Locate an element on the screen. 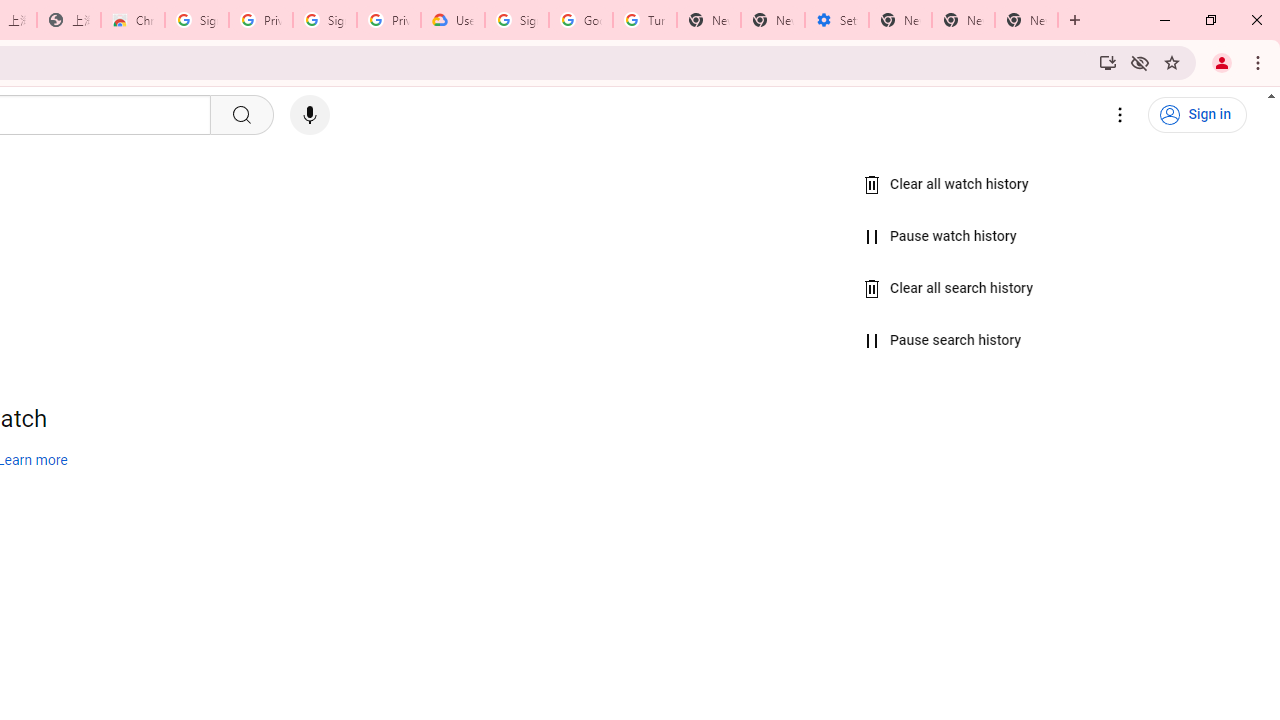 The image size is (1280, 720). 'New Tab' is located at coordinates (1026, 20).